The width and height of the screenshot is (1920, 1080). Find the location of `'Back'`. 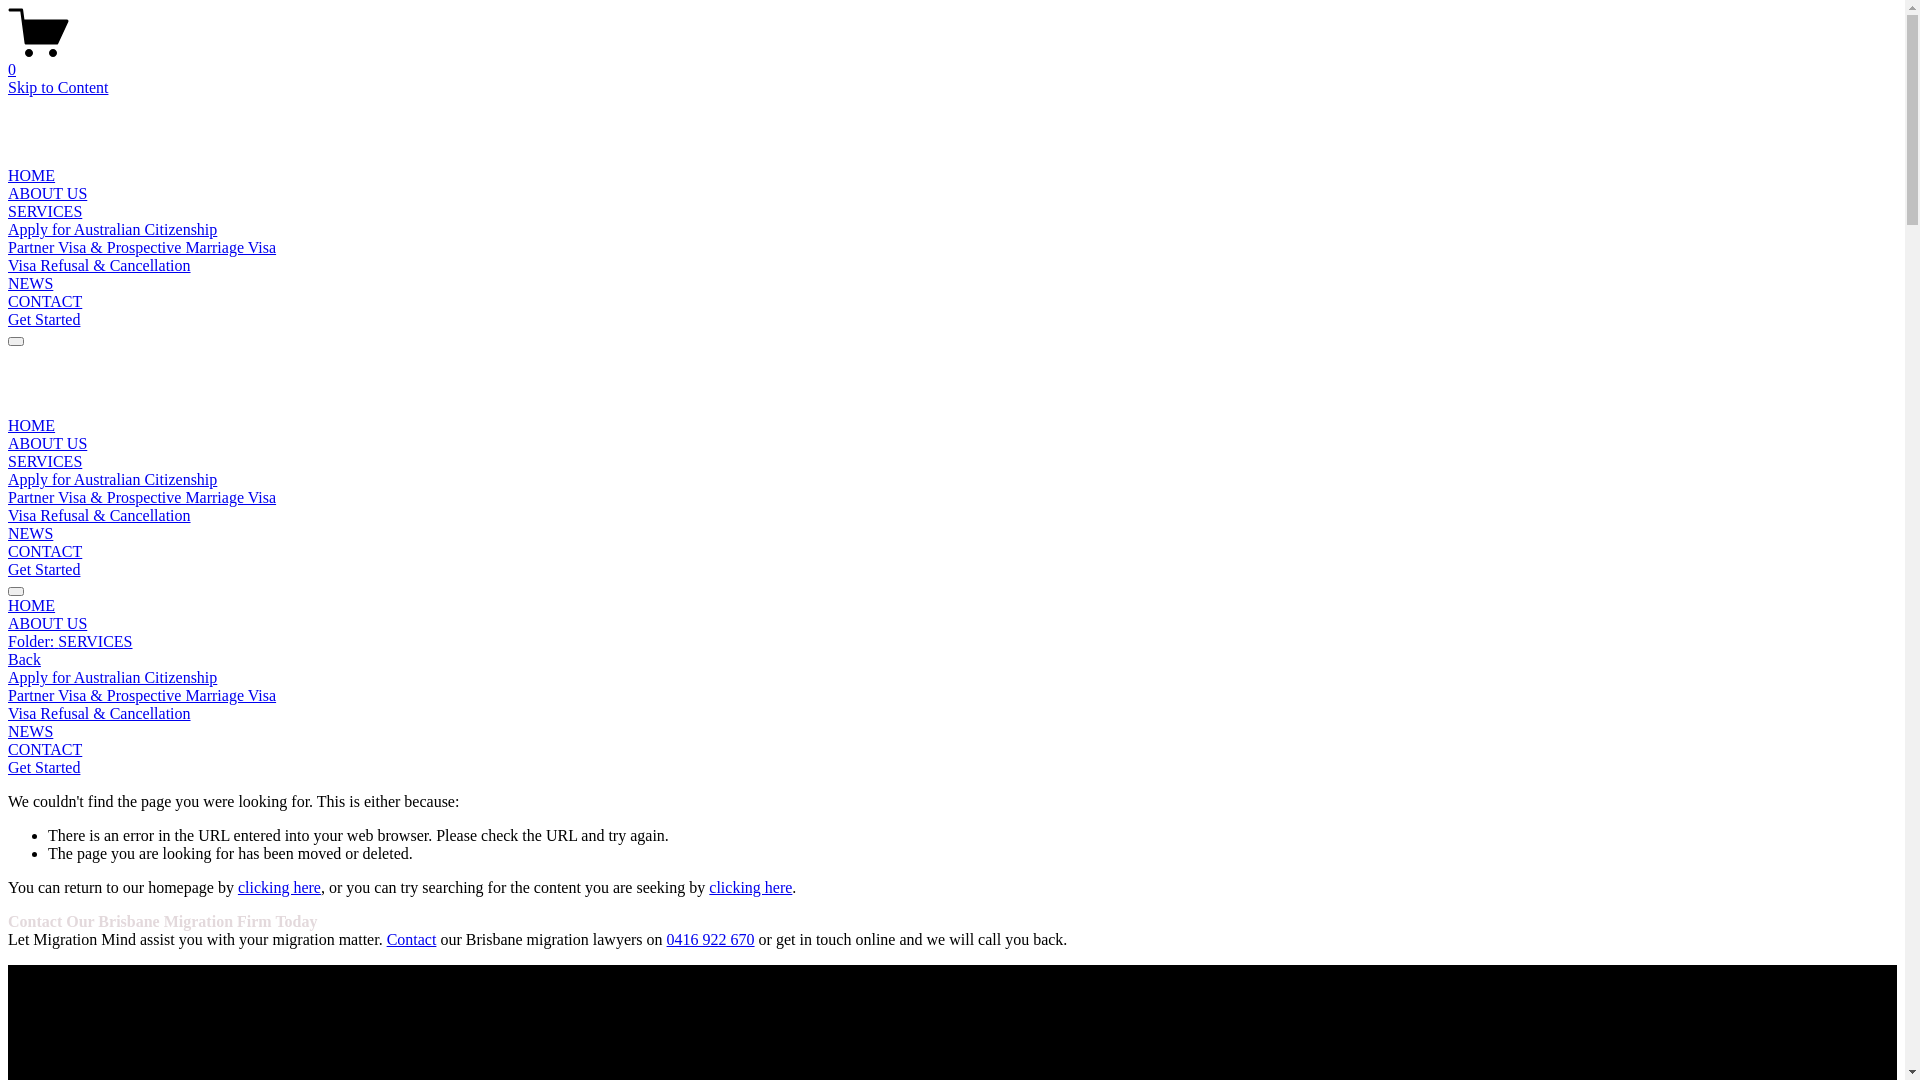

'Back' is located at coordinates (24, 659).